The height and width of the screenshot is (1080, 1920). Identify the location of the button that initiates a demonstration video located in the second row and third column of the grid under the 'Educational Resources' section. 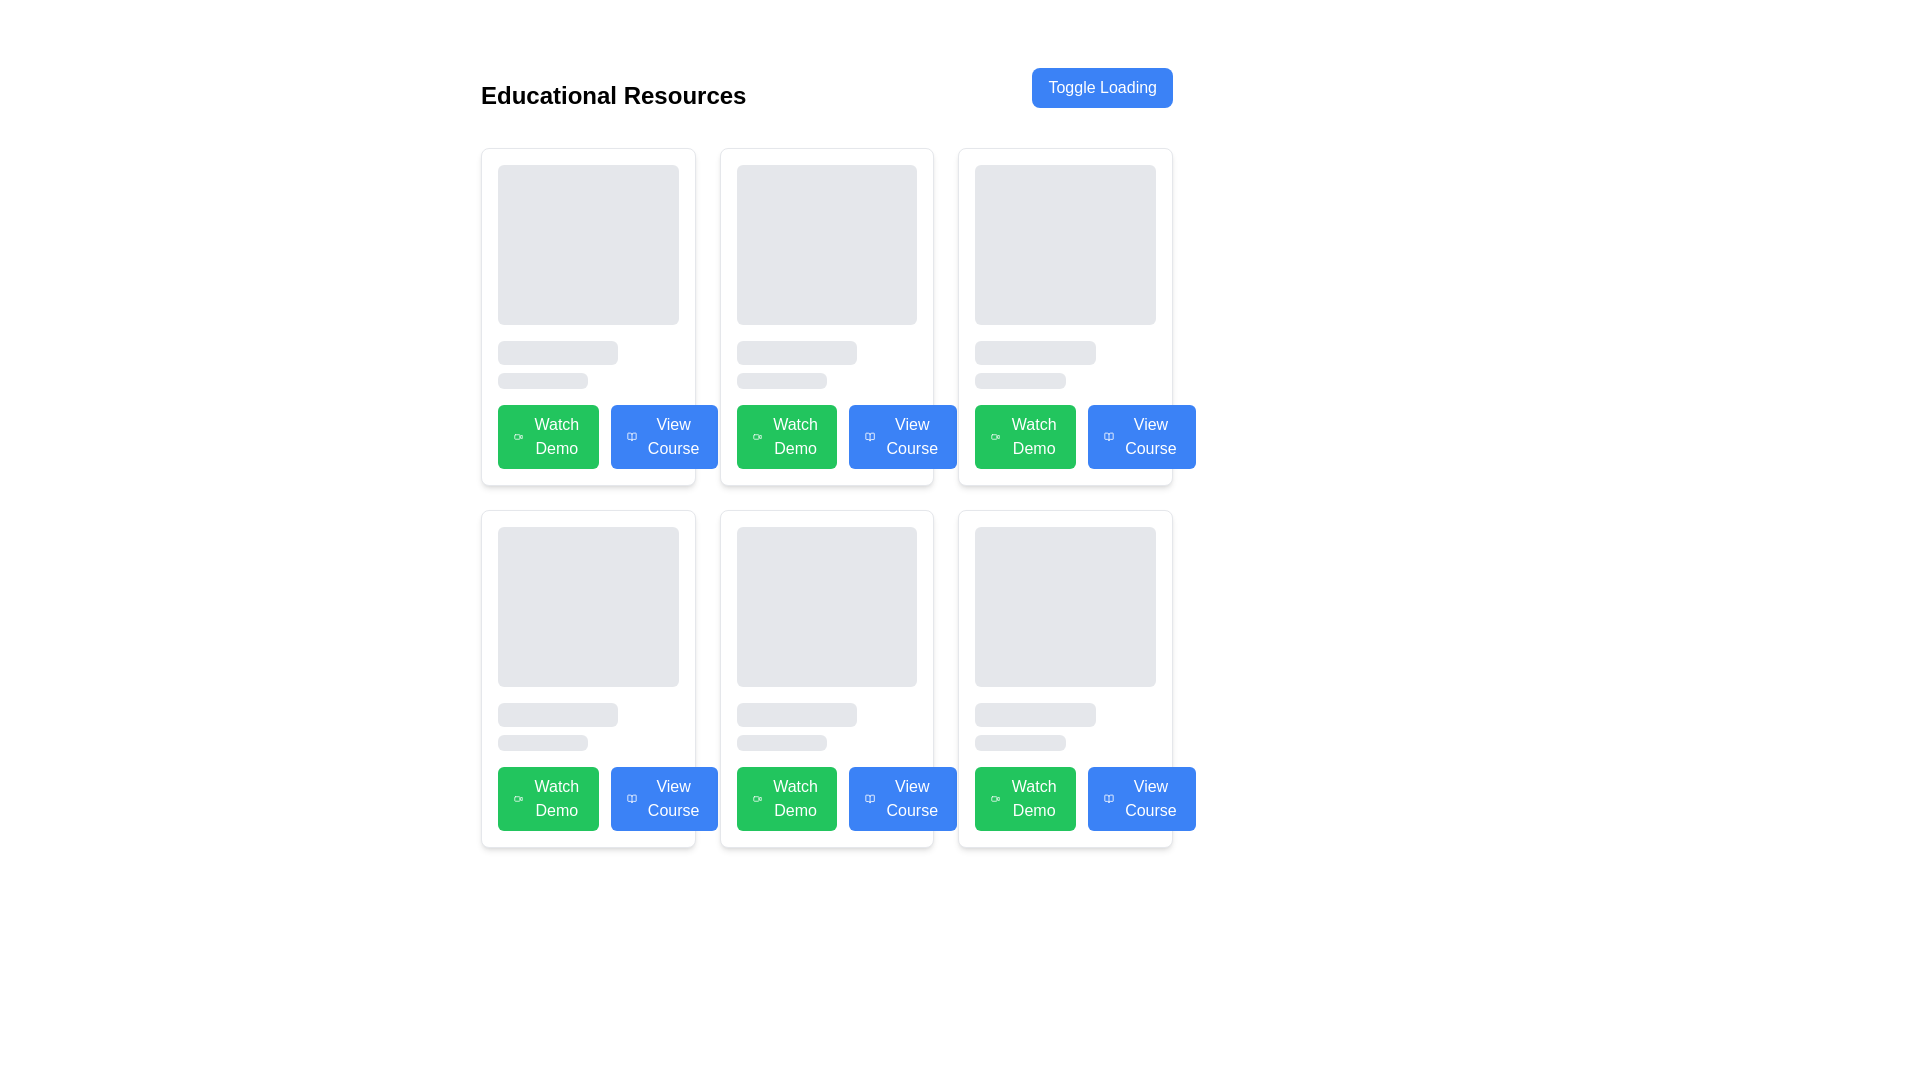
(1025, 435).